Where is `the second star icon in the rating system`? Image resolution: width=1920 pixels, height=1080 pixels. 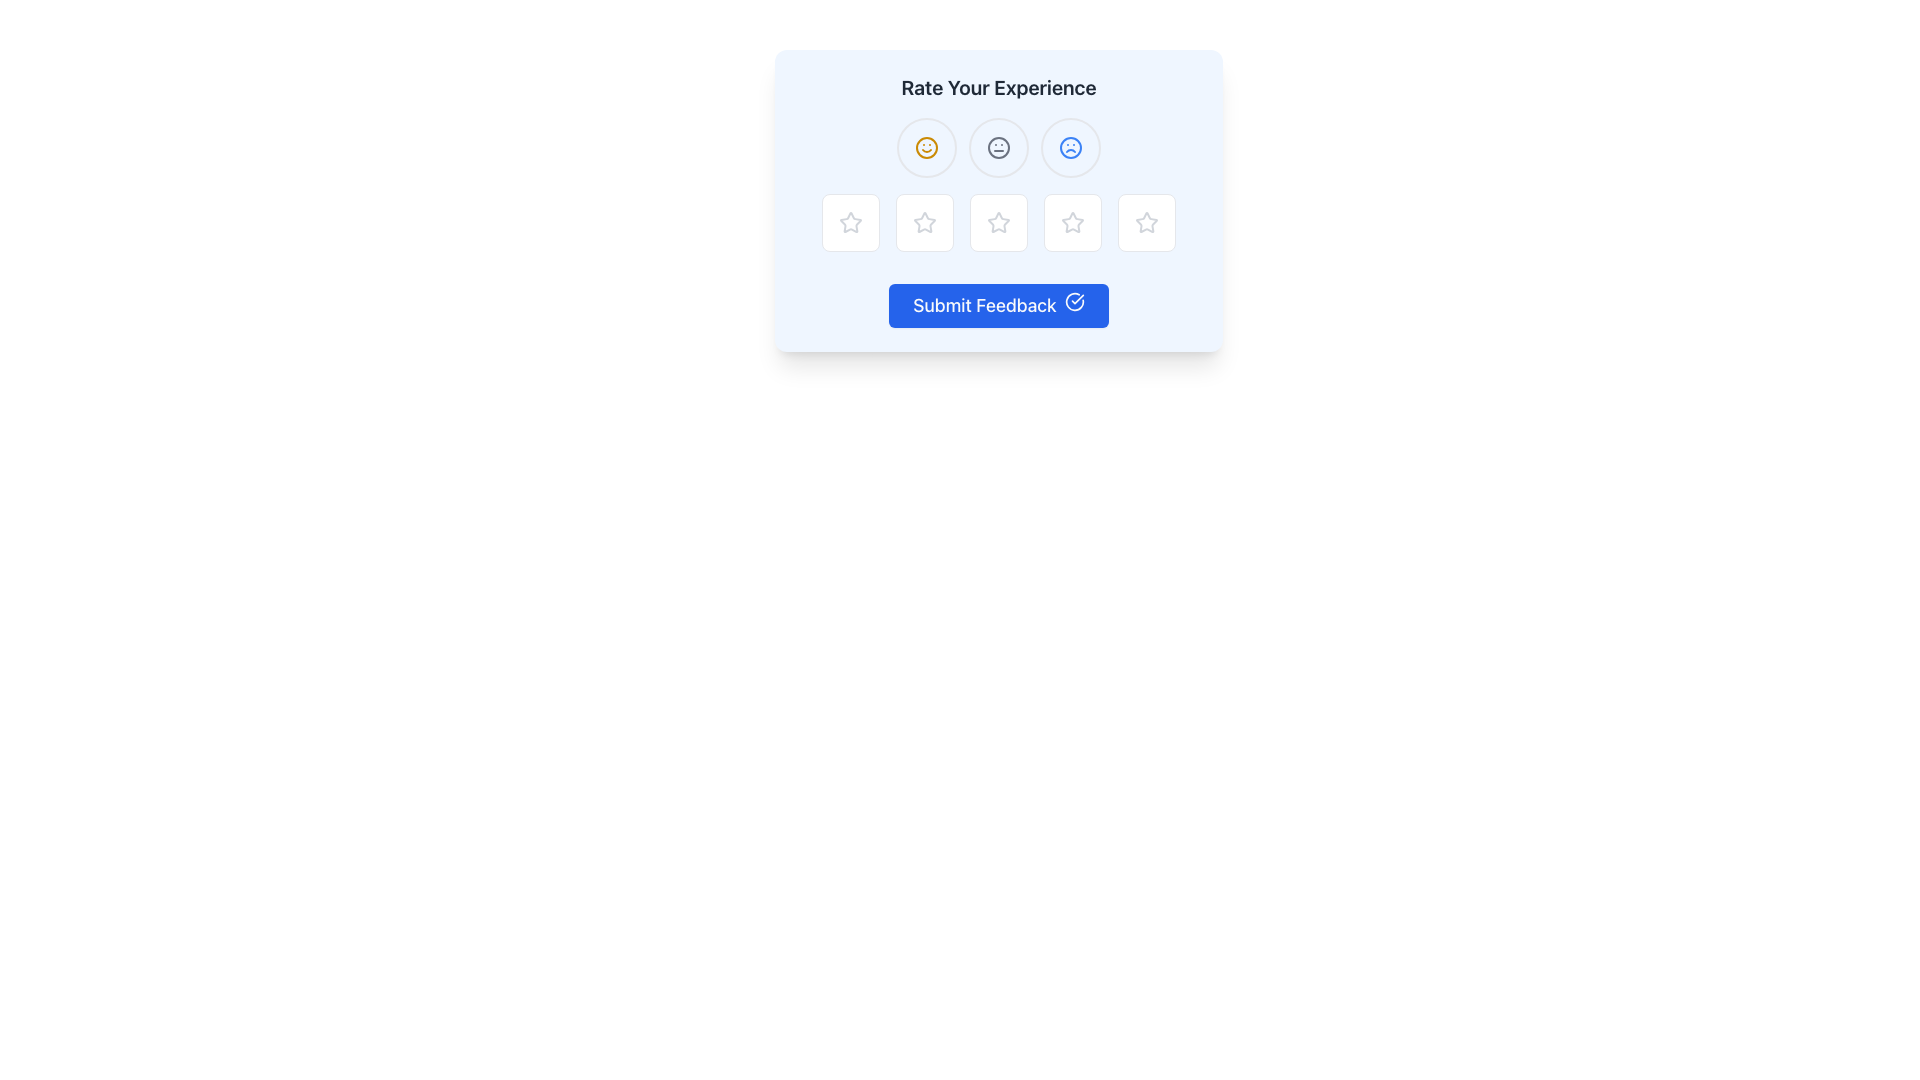 the second star icon in the rating system is located at coordinates (924, 223).